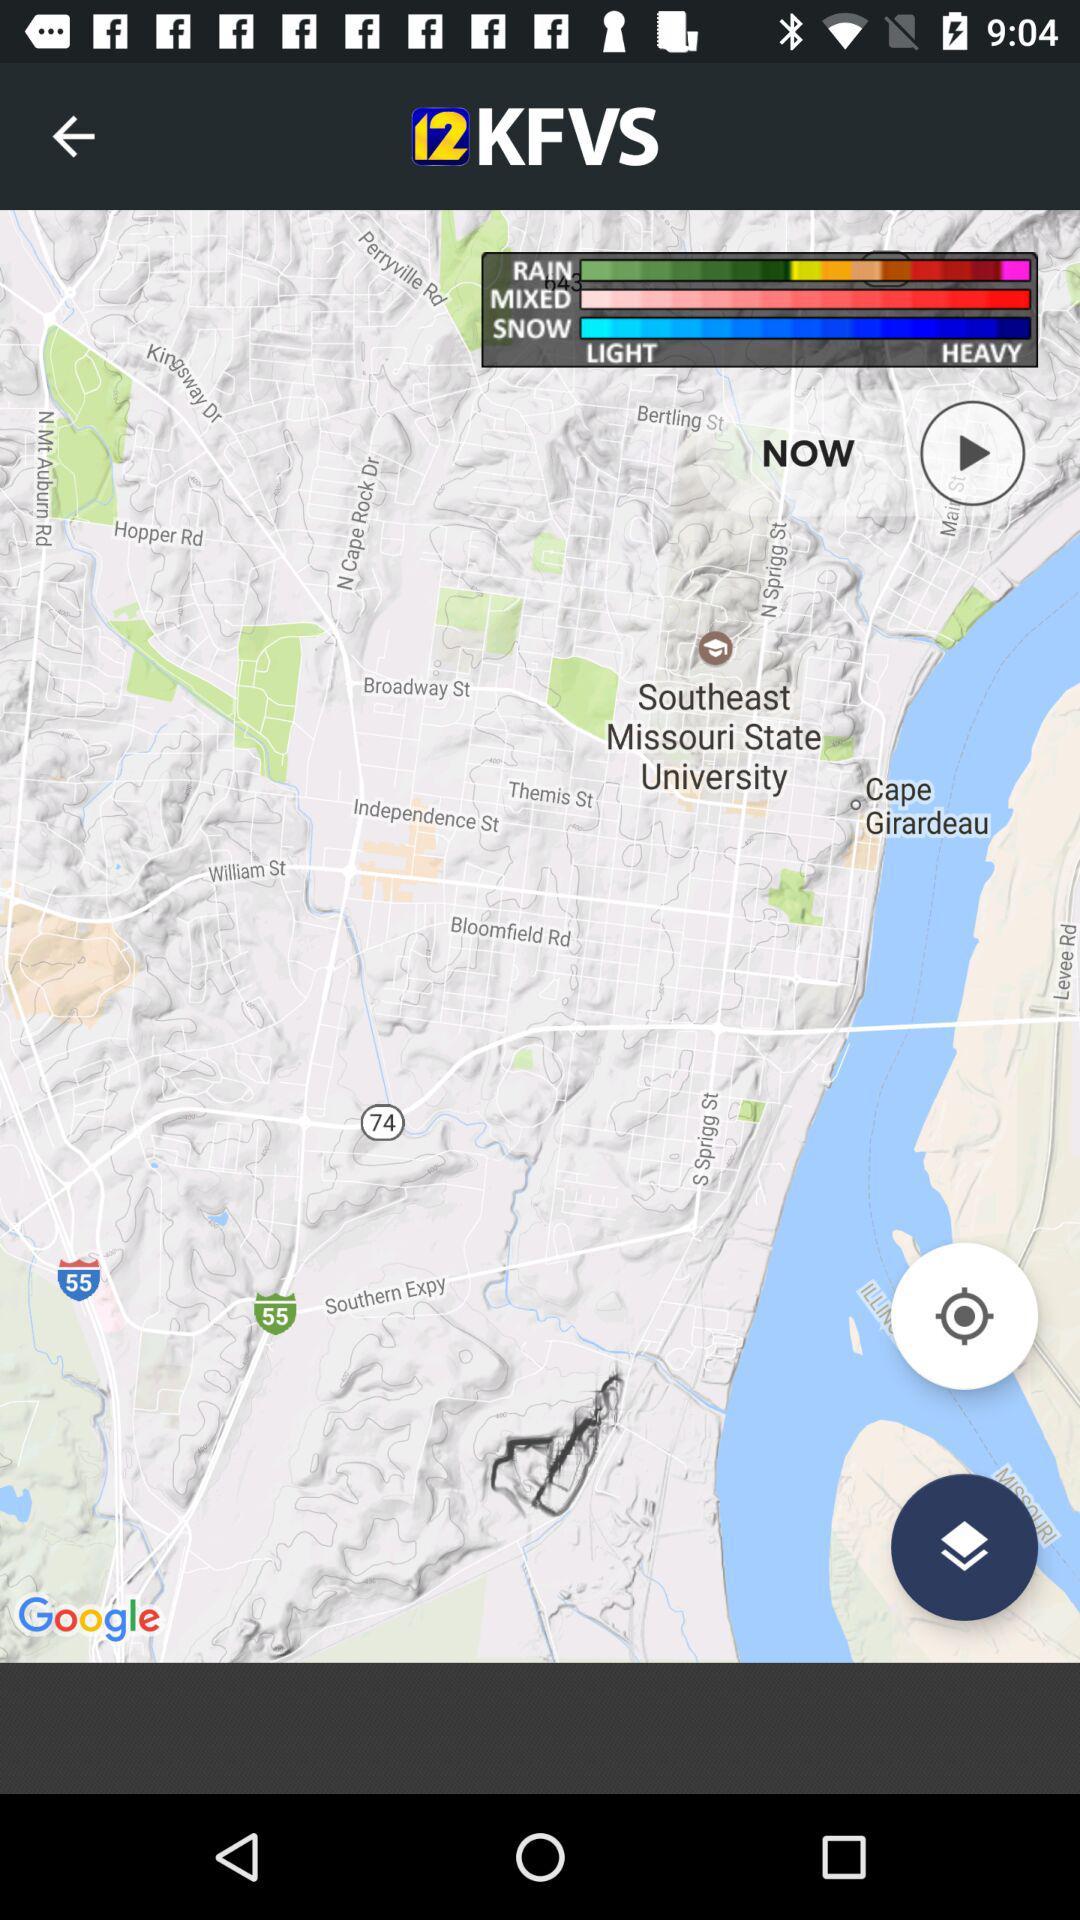 The height and width of the screenshot is (1920, 1080). What do you see at coordinates (963, 1316) in the screenshot?
I see `show your location` at bounding box center [963, 1316].